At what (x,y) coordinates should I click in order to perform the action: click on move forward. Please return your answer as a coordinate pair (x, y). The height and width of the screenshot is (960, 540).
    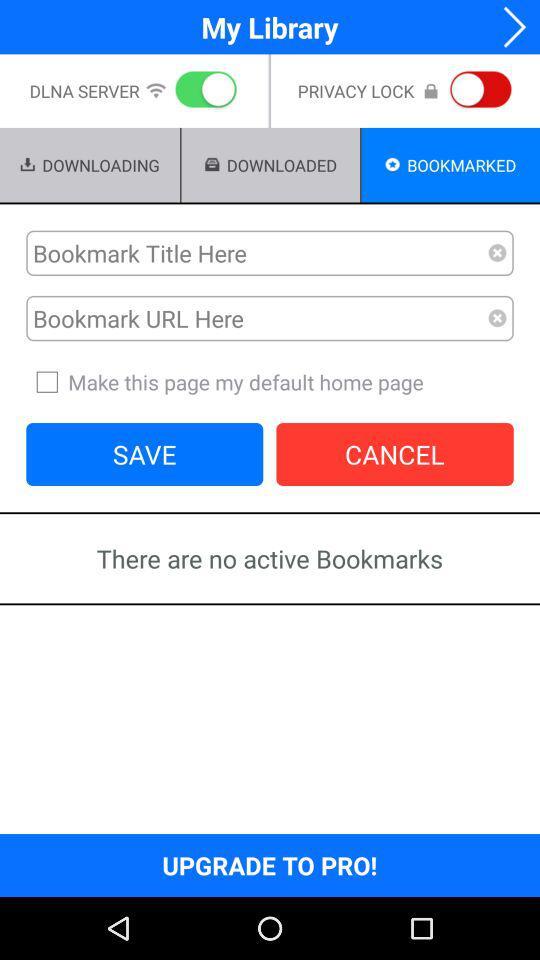
    Looking at the image, I should click on (508, 26).